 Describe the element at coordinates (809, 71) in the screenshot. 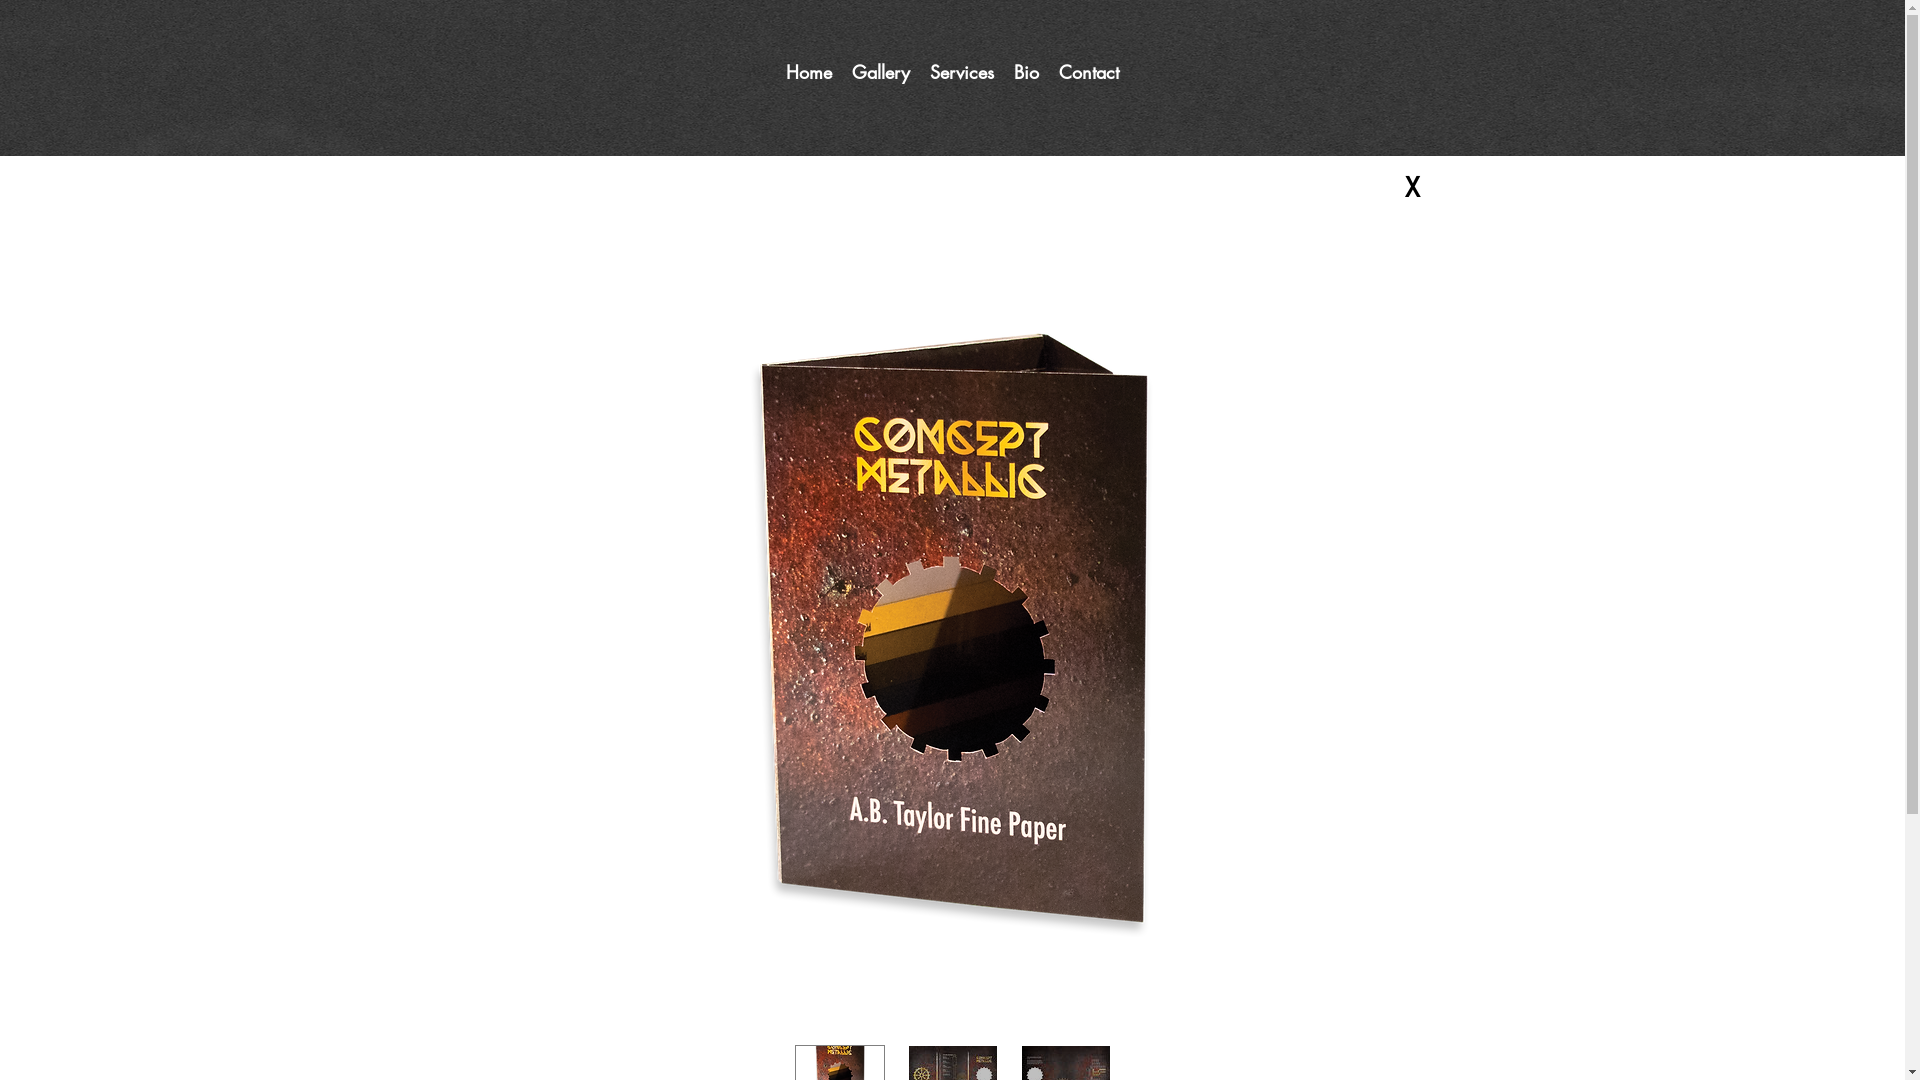

I see `'Home'` at that location.